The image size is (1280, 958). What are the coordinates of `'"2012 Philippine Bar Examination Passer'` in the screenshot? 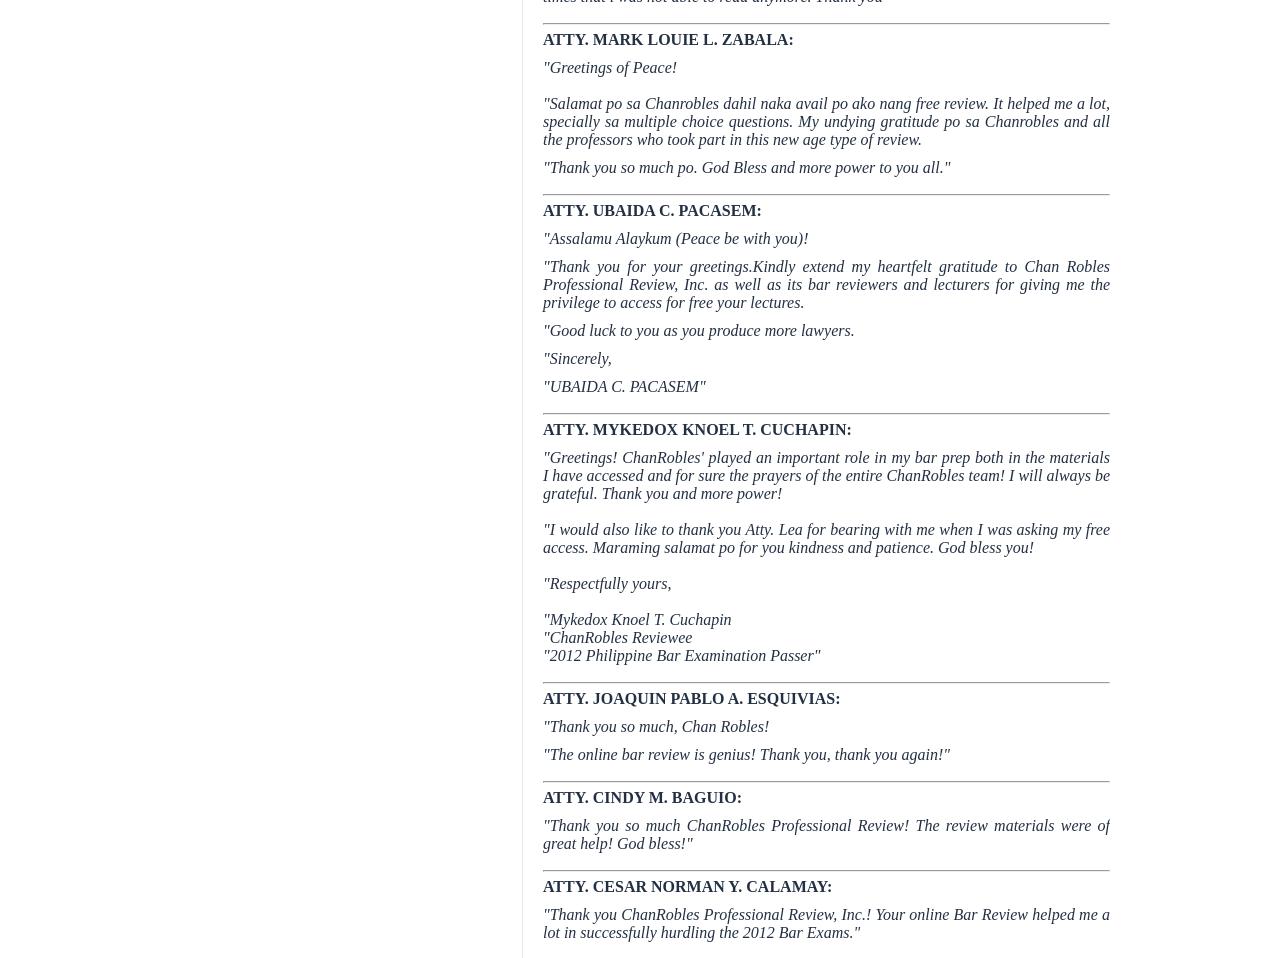 It's located at (542, 654).